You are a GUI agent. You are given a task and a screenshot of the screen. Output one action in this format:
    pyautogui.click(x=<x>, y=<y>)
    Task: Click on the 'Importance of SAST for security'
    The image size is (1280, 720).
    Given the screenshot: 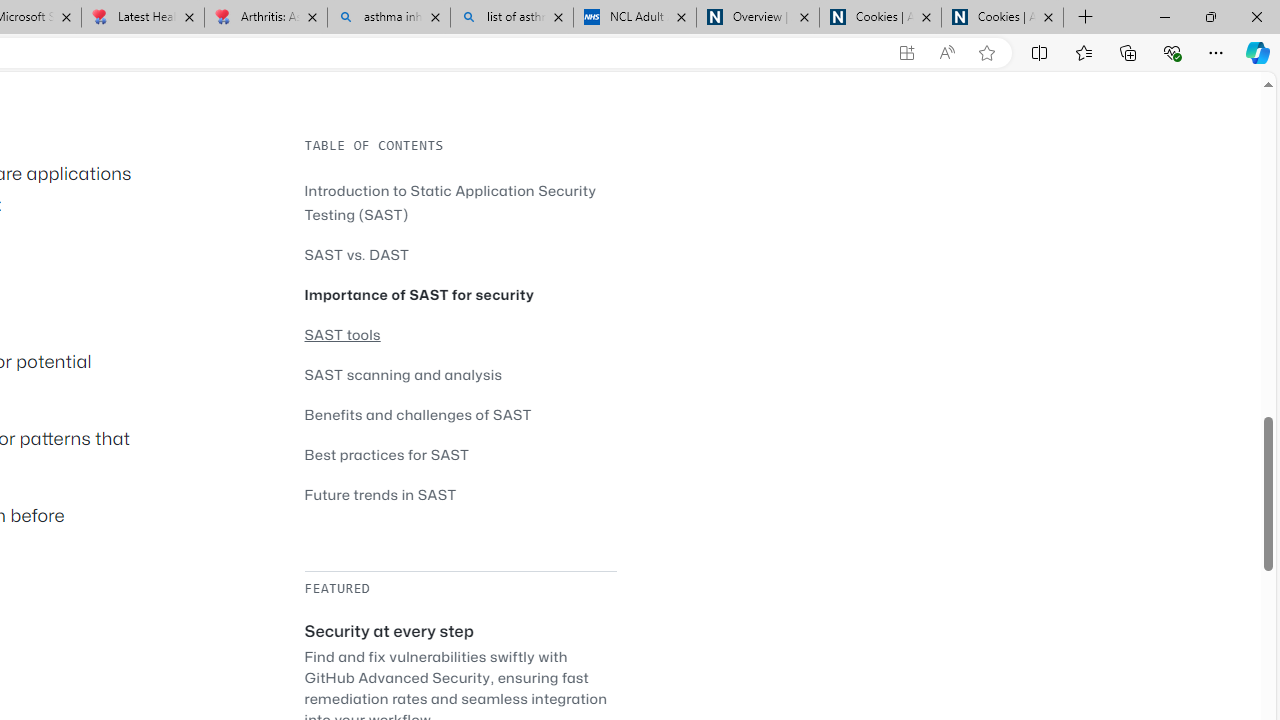 What is the action you would take?
    pyautogui.click(x=418, y=294)
    